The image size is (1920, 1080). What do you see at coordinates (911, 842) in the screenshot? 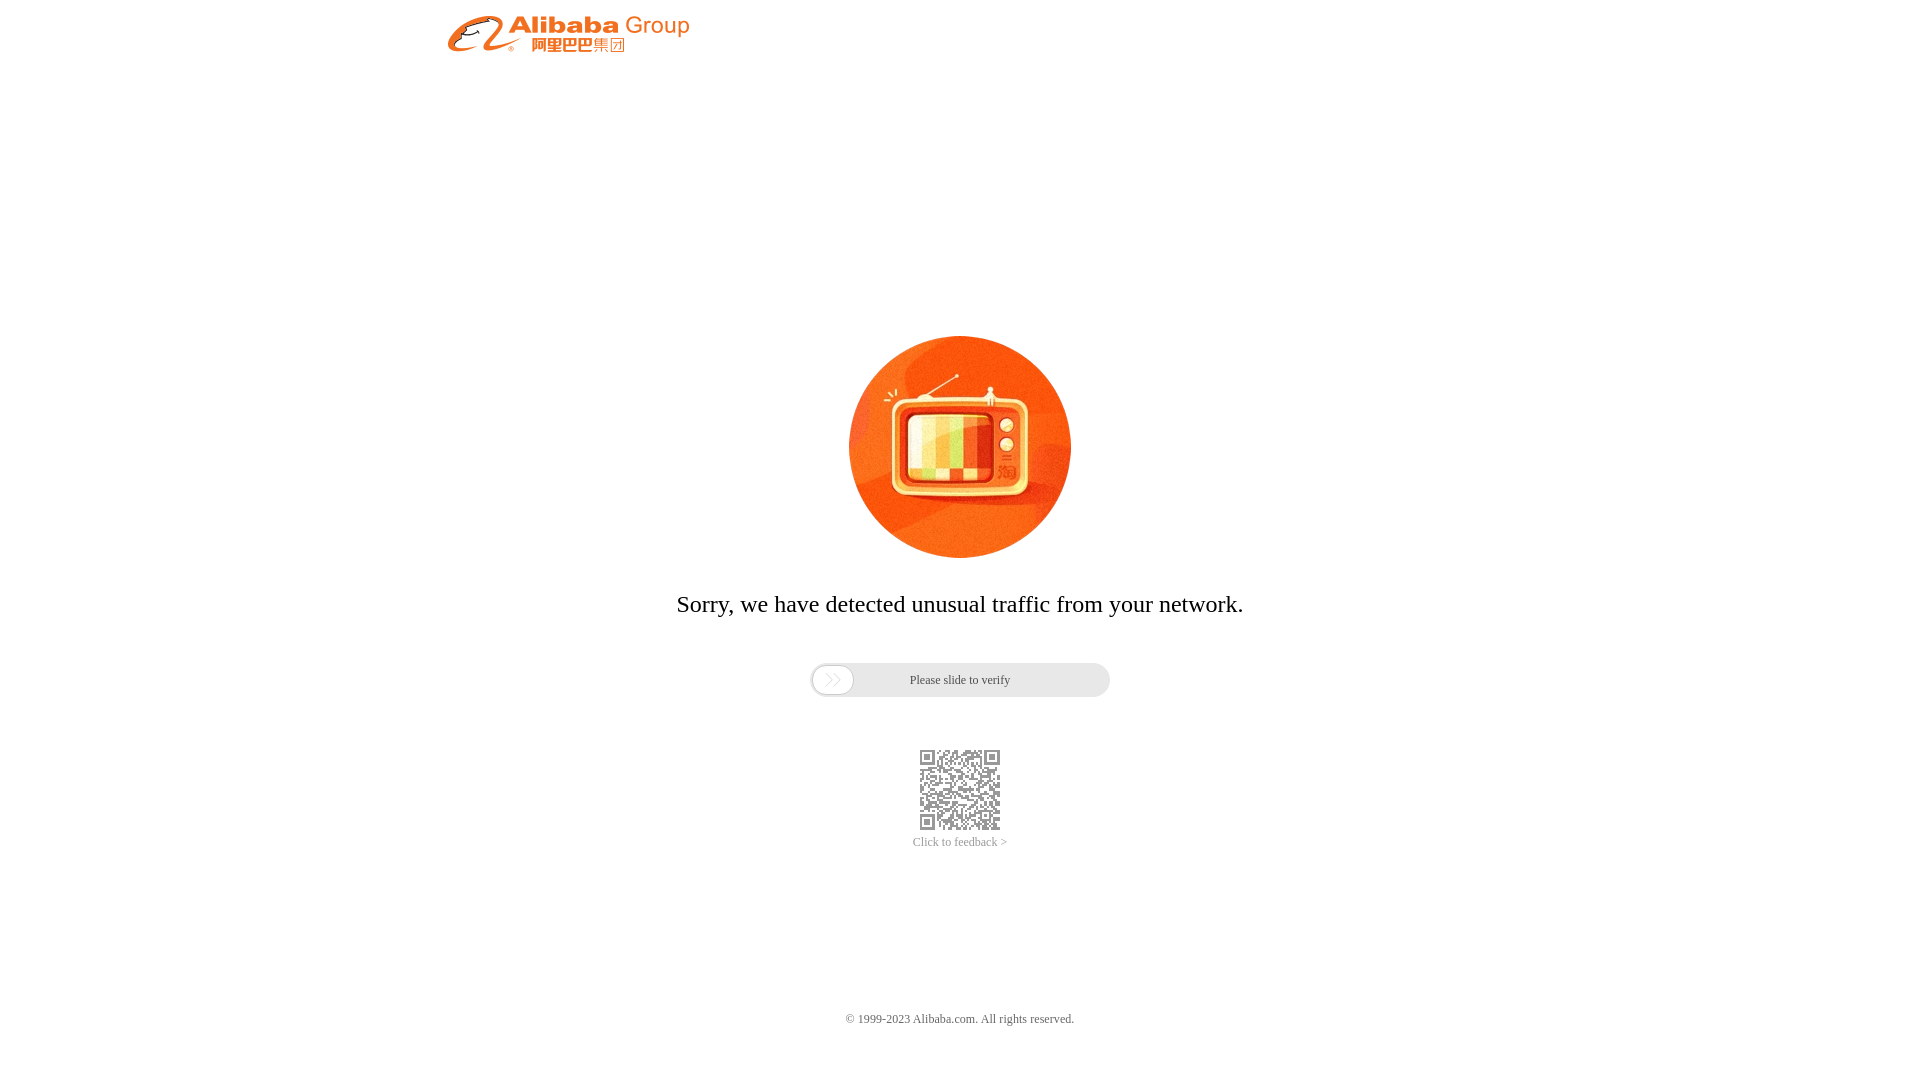
I see `'Click to feedback >'` at bounding box center [911, 842].